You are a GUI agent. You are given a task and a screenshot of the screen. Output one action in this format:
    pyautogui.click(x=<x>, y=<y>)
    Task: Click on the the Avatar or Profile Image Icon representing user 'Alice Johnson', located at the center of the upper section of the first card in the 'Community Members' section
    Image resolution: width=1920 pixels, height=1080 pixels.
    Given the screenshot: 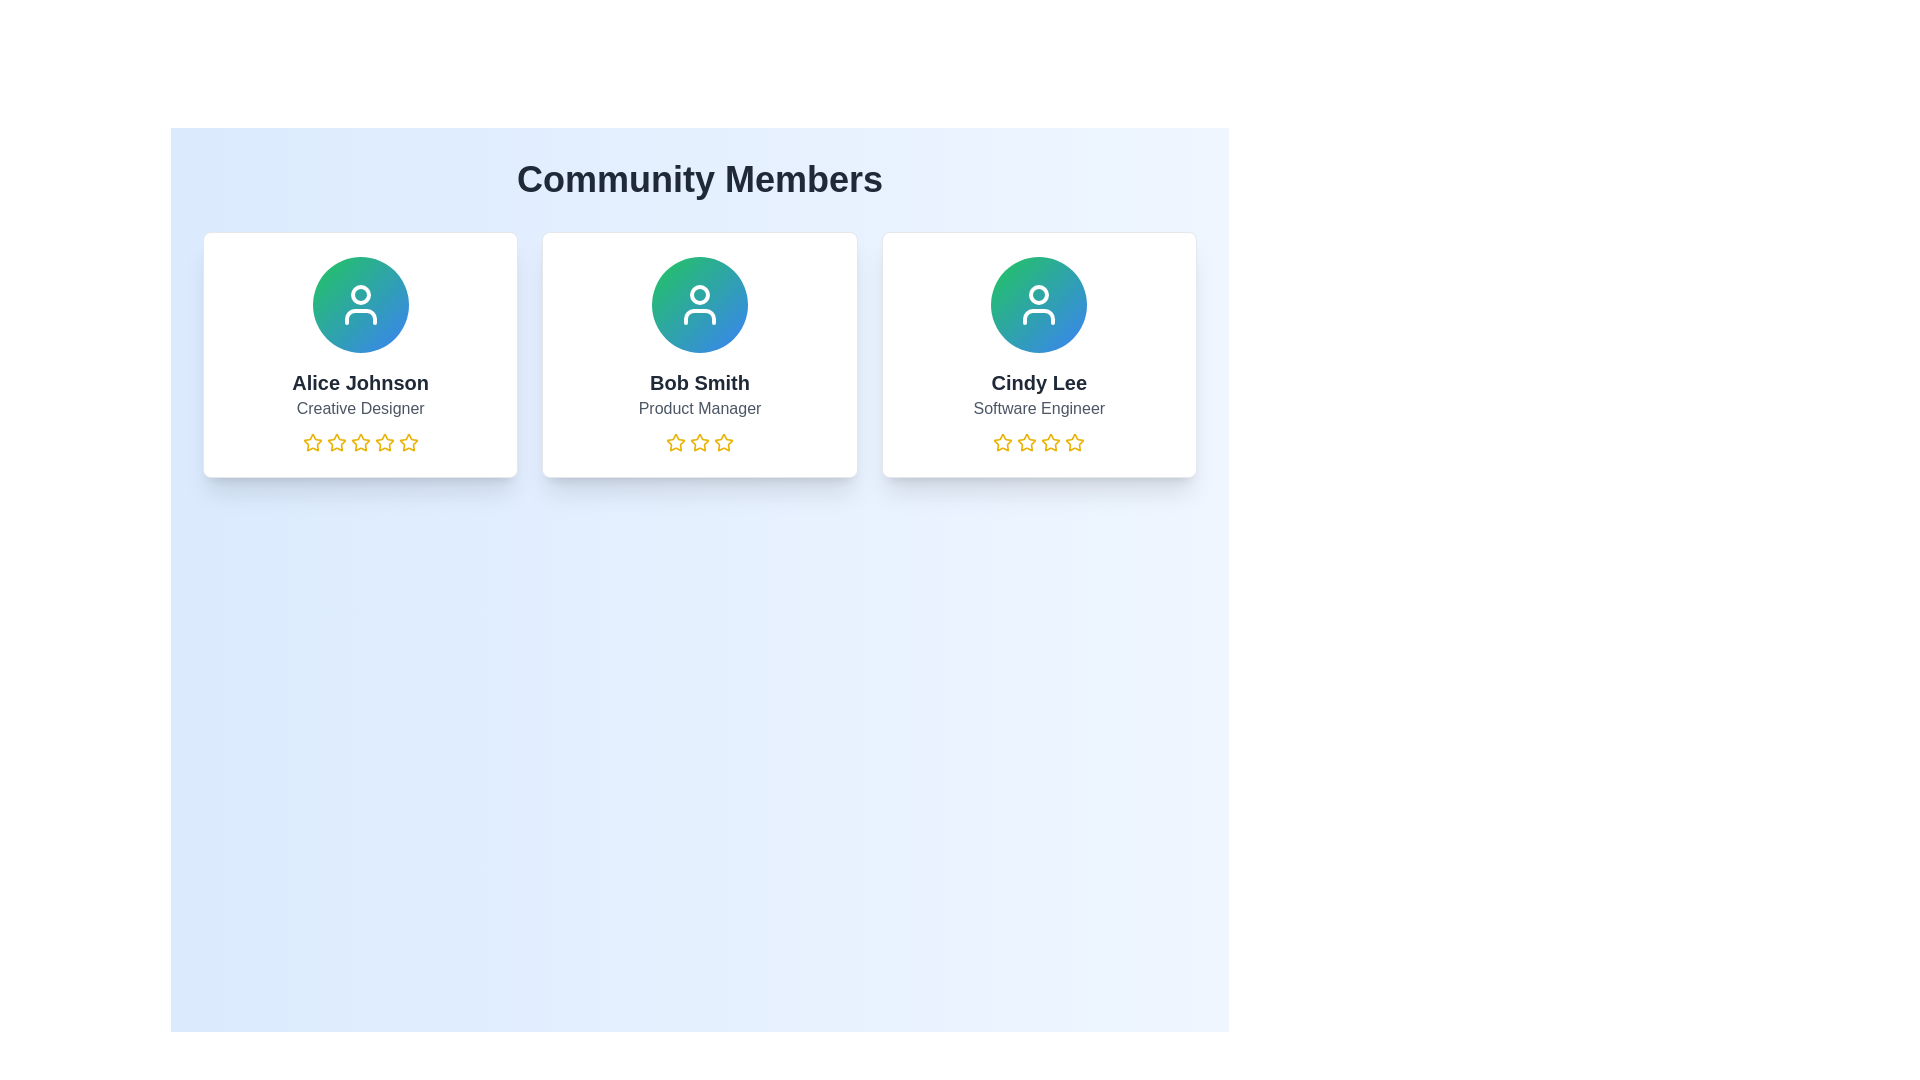 What is the action you would take?
    pyautogui.click(x=360, y=304)
    